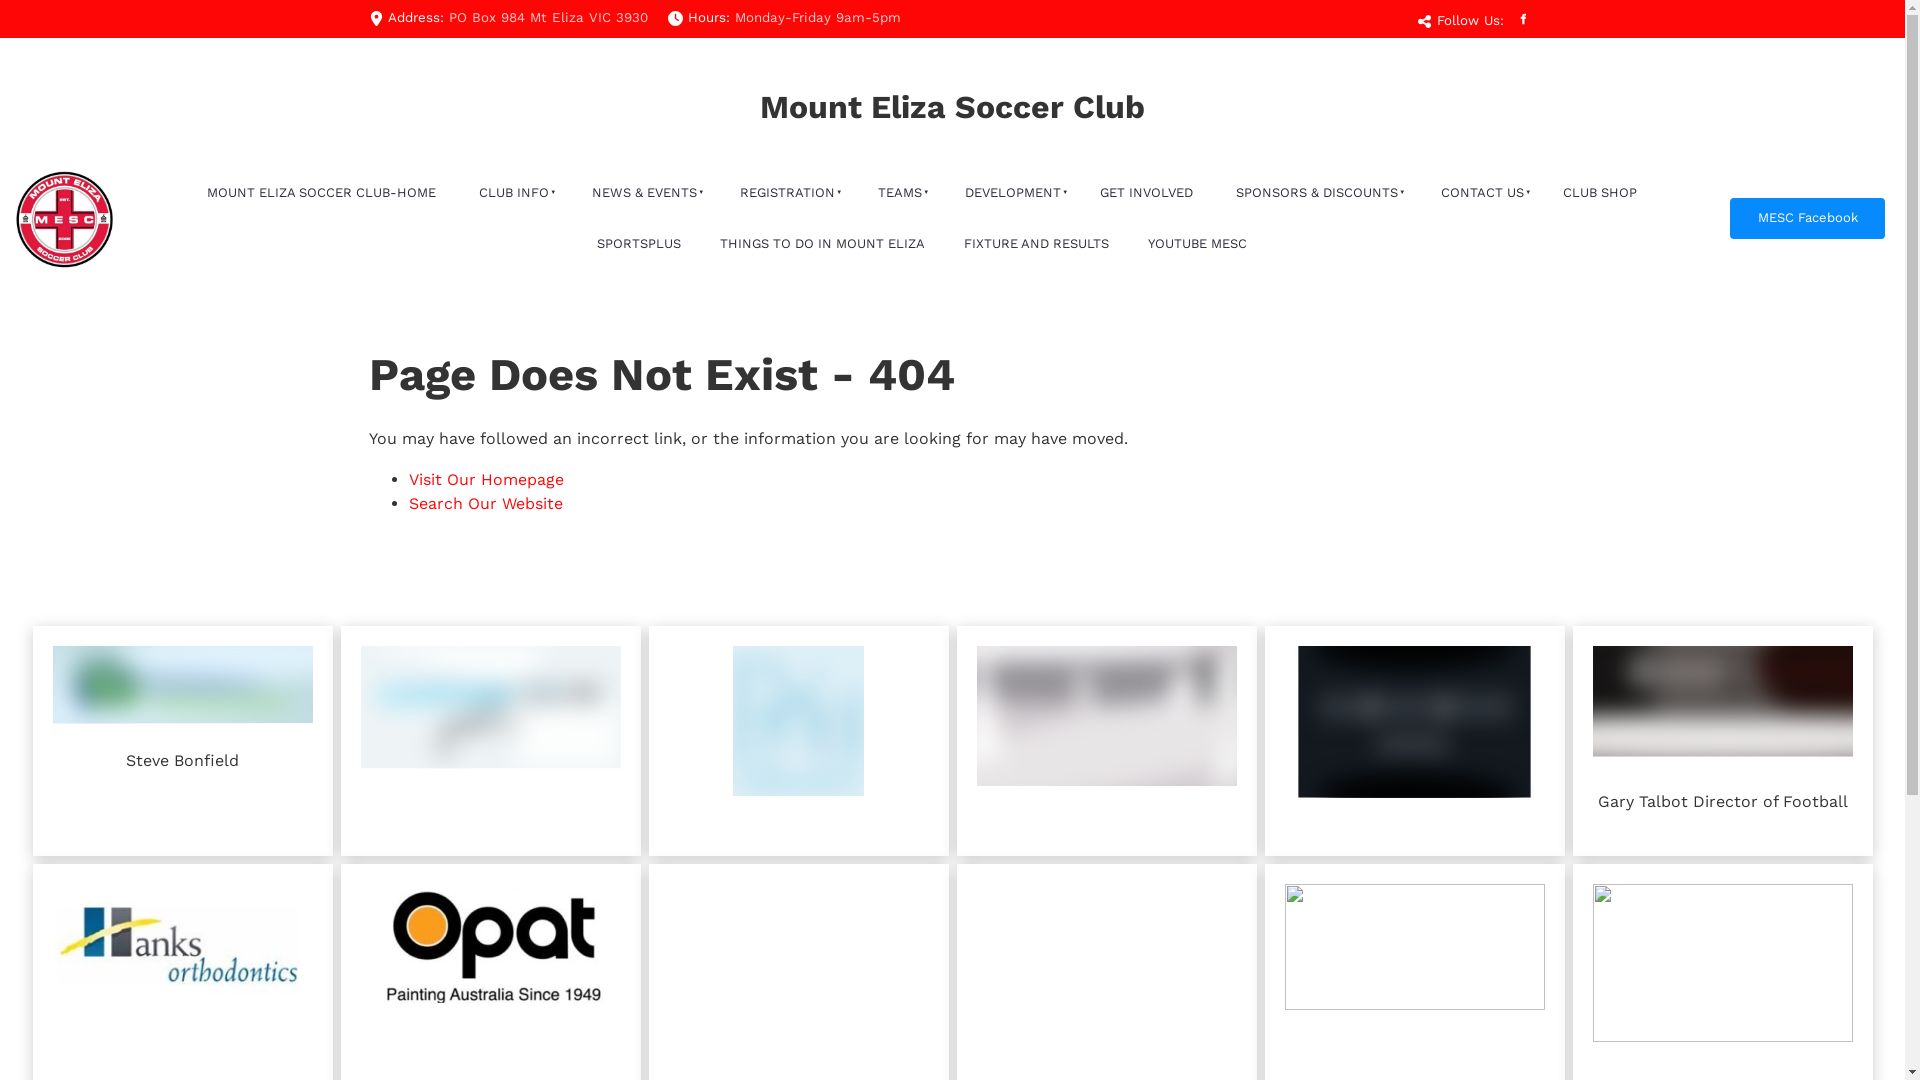 This screenshot has height=1080, width=1920. What do you see at coordinates (1807, 218) in the screenshot?
I see `'MESC Facebook'` at bounding box center [1807, 218].